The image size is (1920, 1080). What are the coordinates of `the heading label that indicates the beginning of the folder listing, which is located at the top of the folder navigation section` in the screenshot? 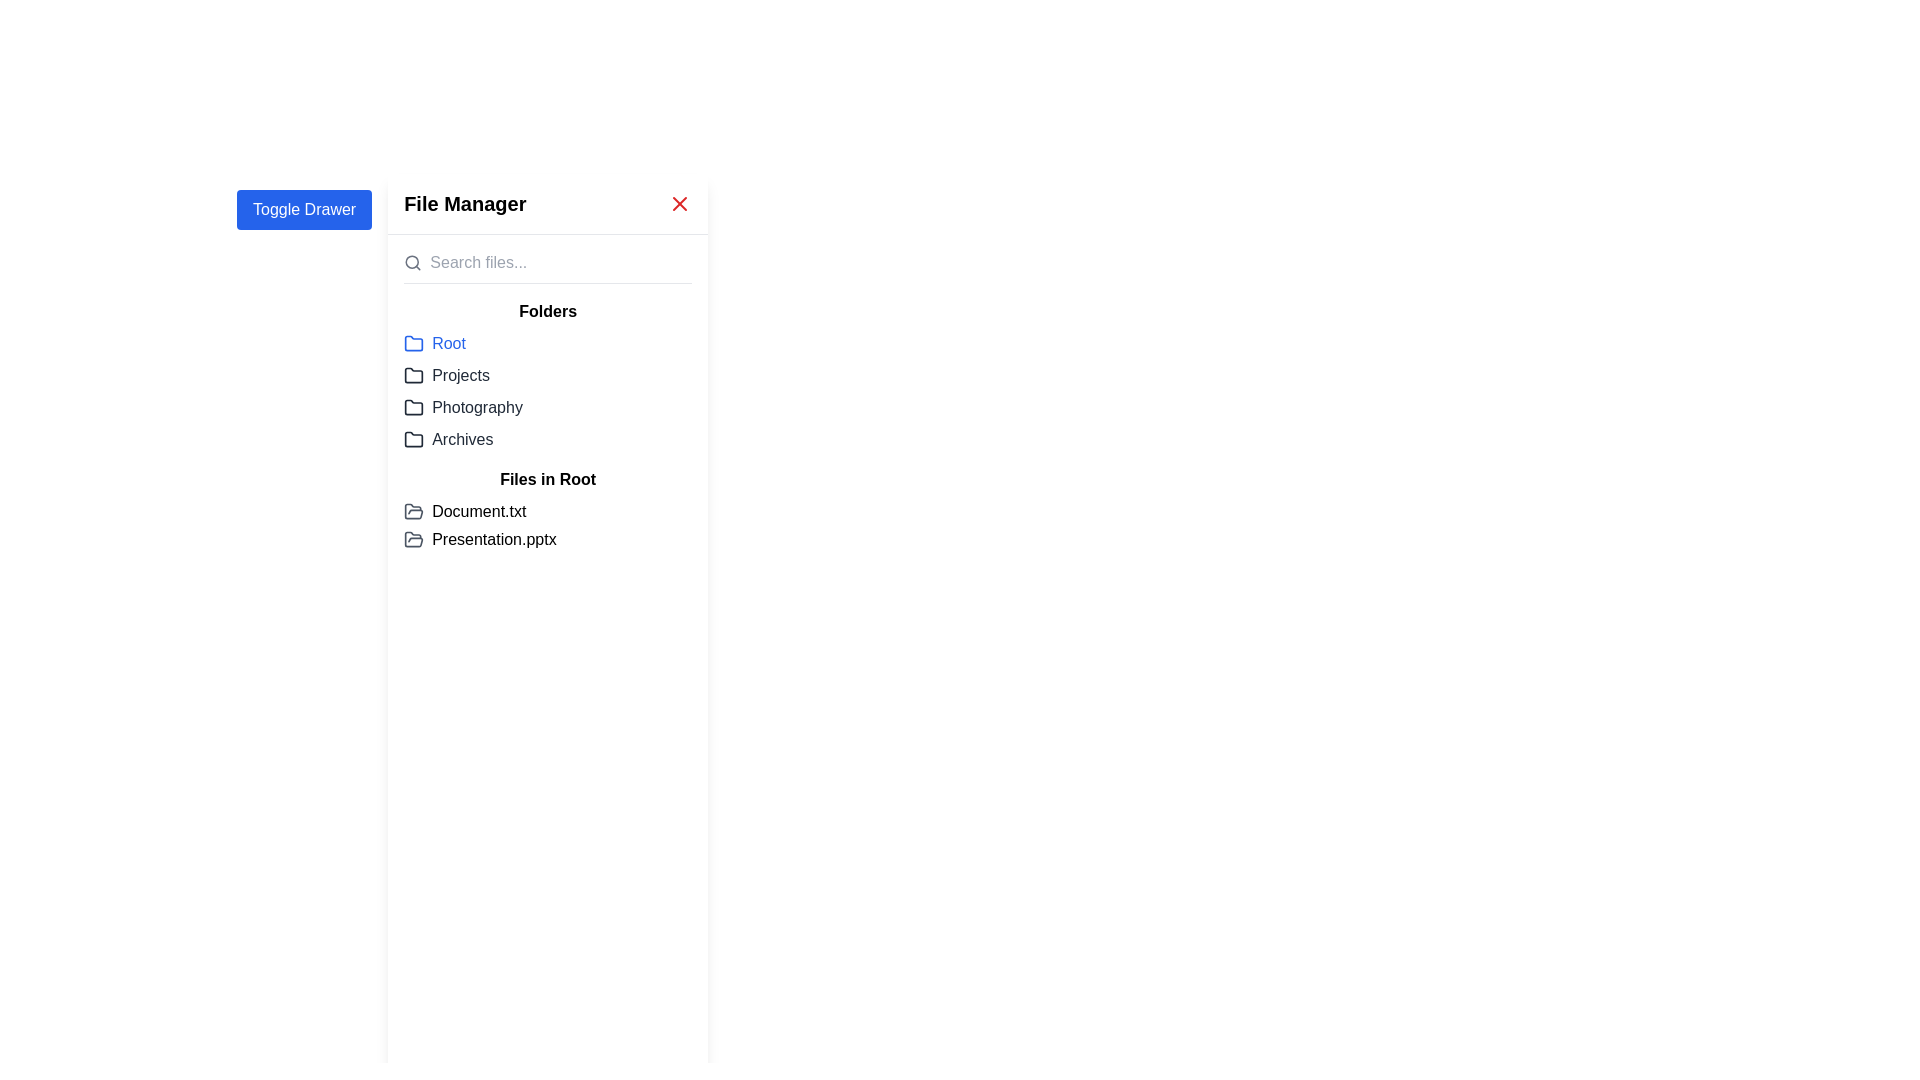 It's located at (548, 312).